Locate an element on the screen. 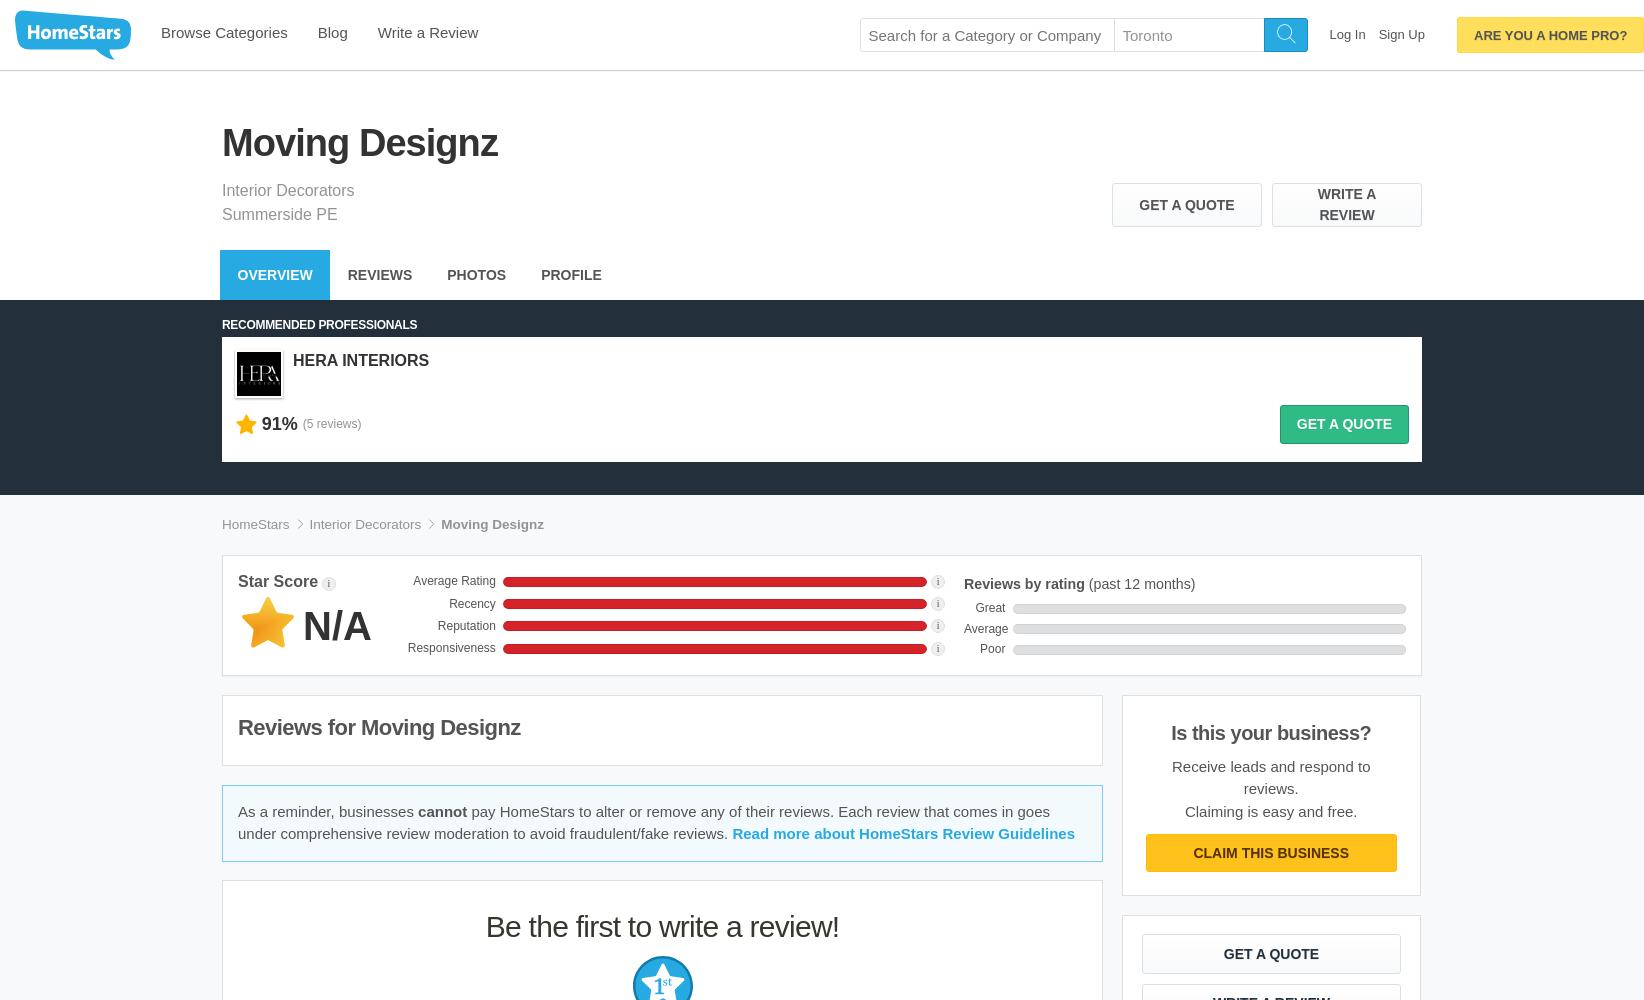 The width and height of the screenshot is (1644, 1000). 'Browse Categories' is located at coordinates (224, 32).